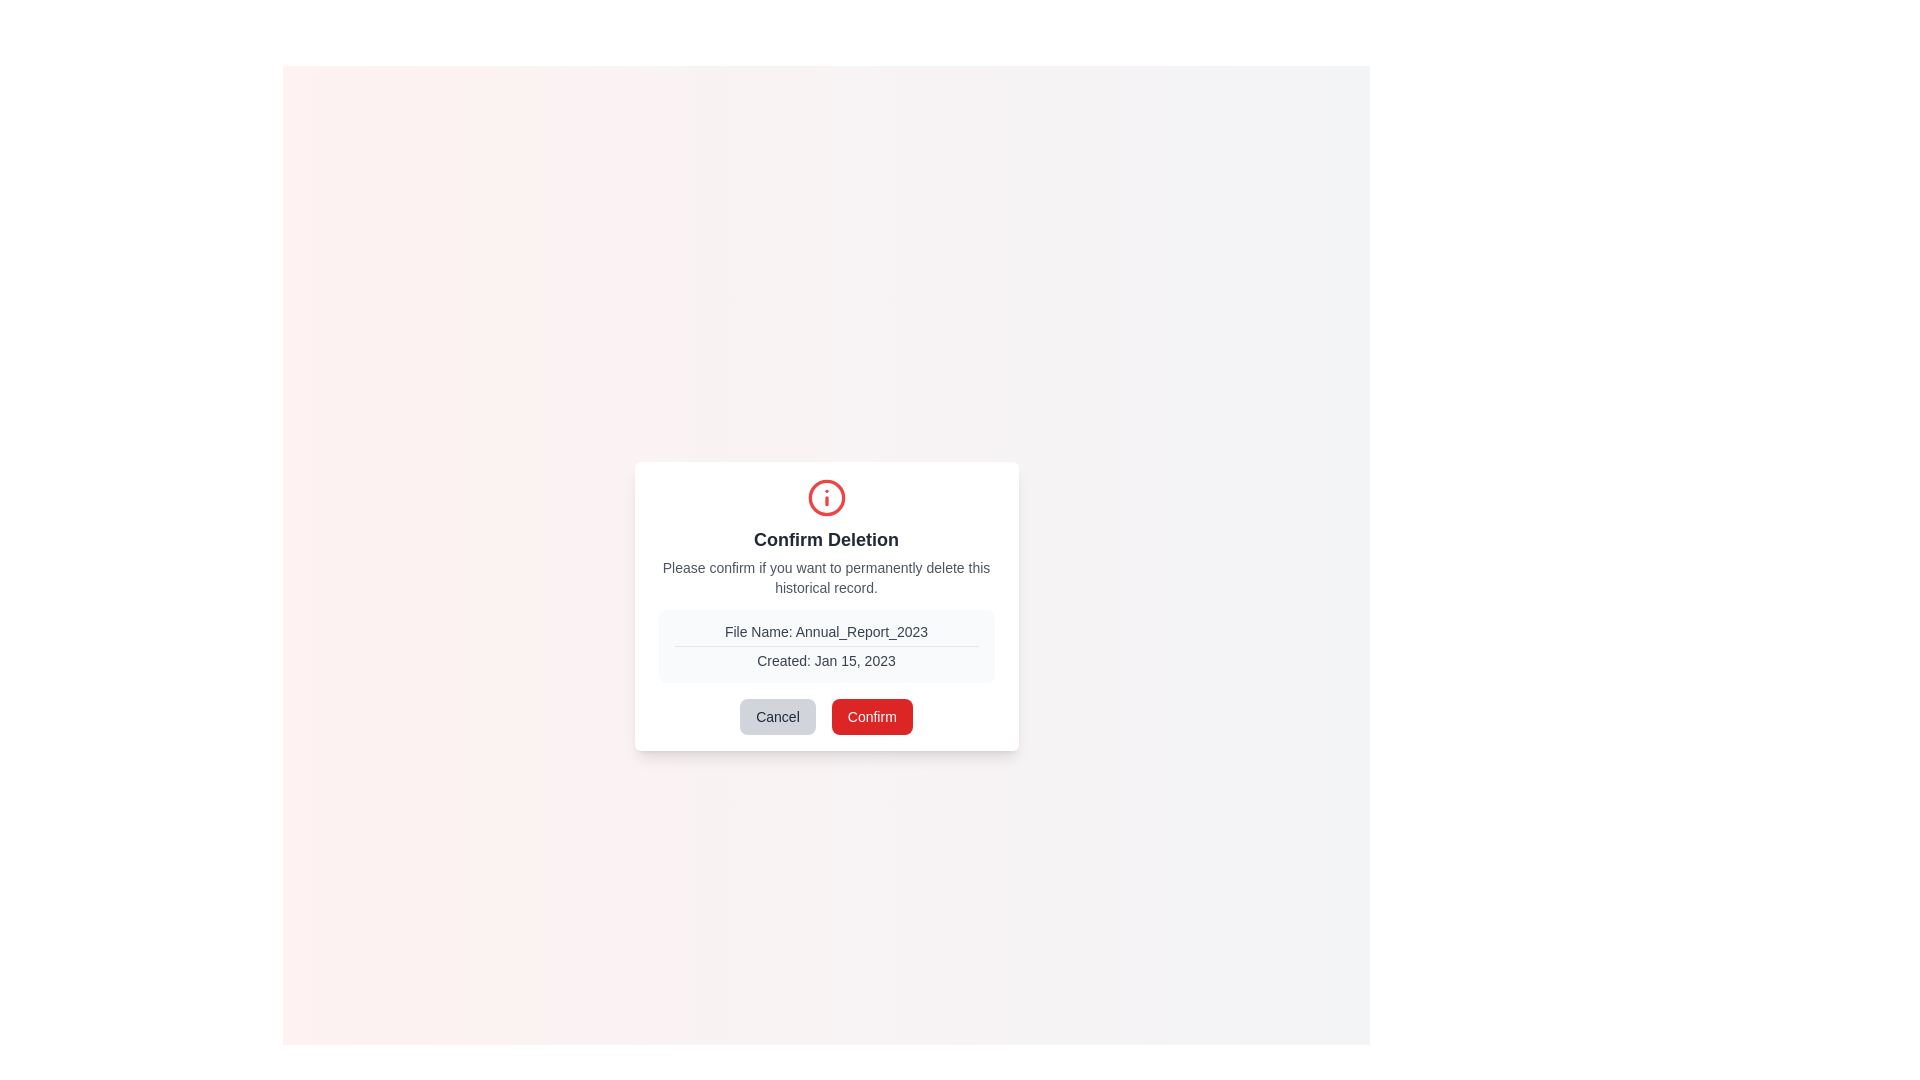 Image resolution: width=1920 pixels, height=1080 pixels. Describe the element at coordinates (826, 496) in the screenshot. I see `the informational icon located centrally at the top of the 'Confirm Deletion' dialog box` at that location.